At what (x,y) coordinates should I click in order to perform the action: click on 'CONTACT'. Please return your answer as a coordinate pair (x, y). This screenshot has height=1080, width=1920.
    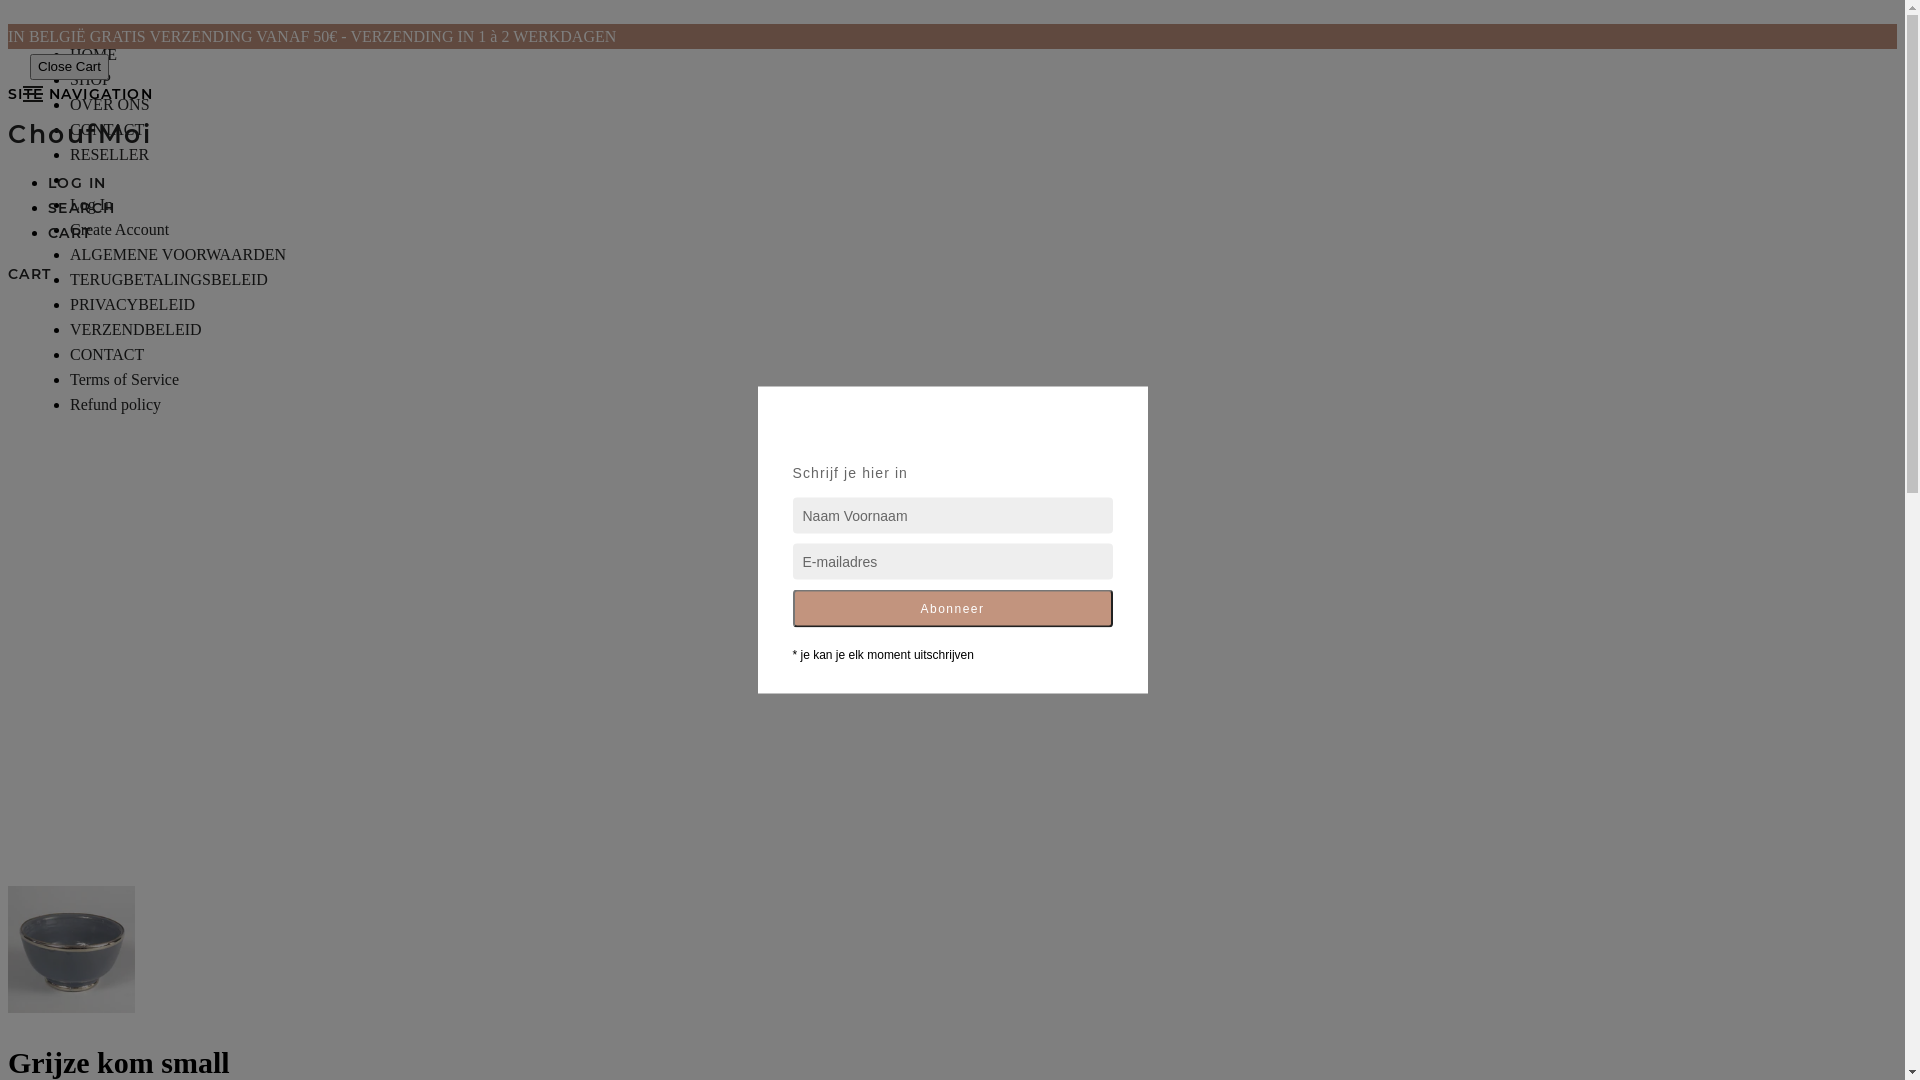
    Looking at the image, I should click on (105, 353).